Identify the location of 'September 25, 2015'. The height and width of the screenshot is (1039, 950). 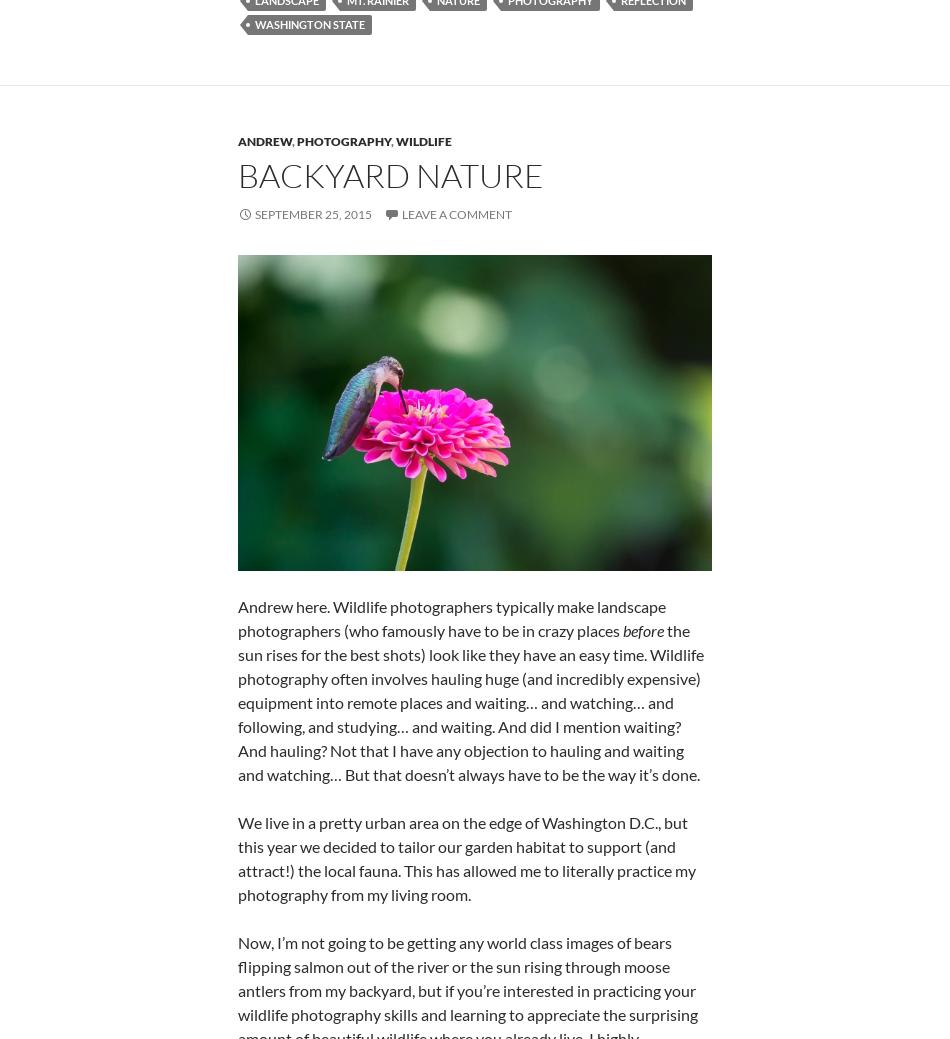
(312, 214).